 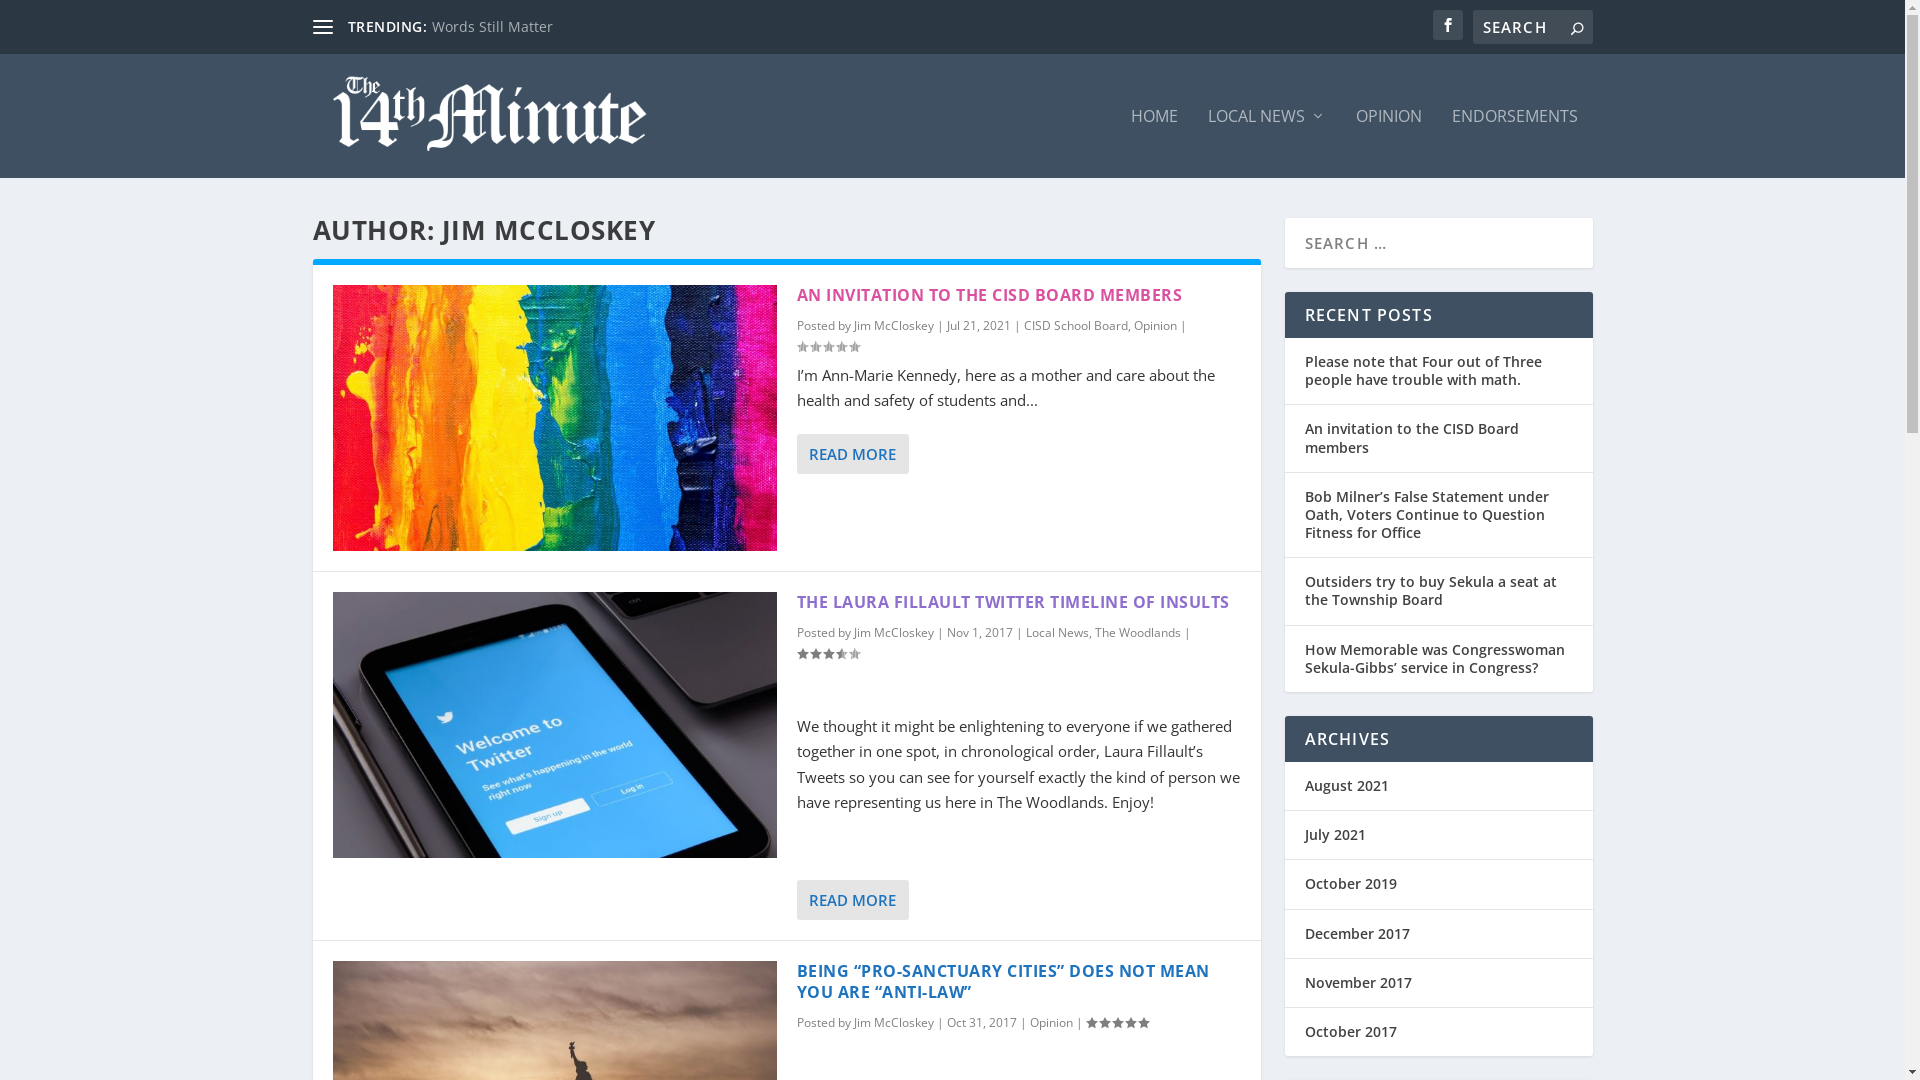 What do you see at coordinates (1129, 141) in the screenshot?
I see `'HOME'` at bounding box center [1129, 141].